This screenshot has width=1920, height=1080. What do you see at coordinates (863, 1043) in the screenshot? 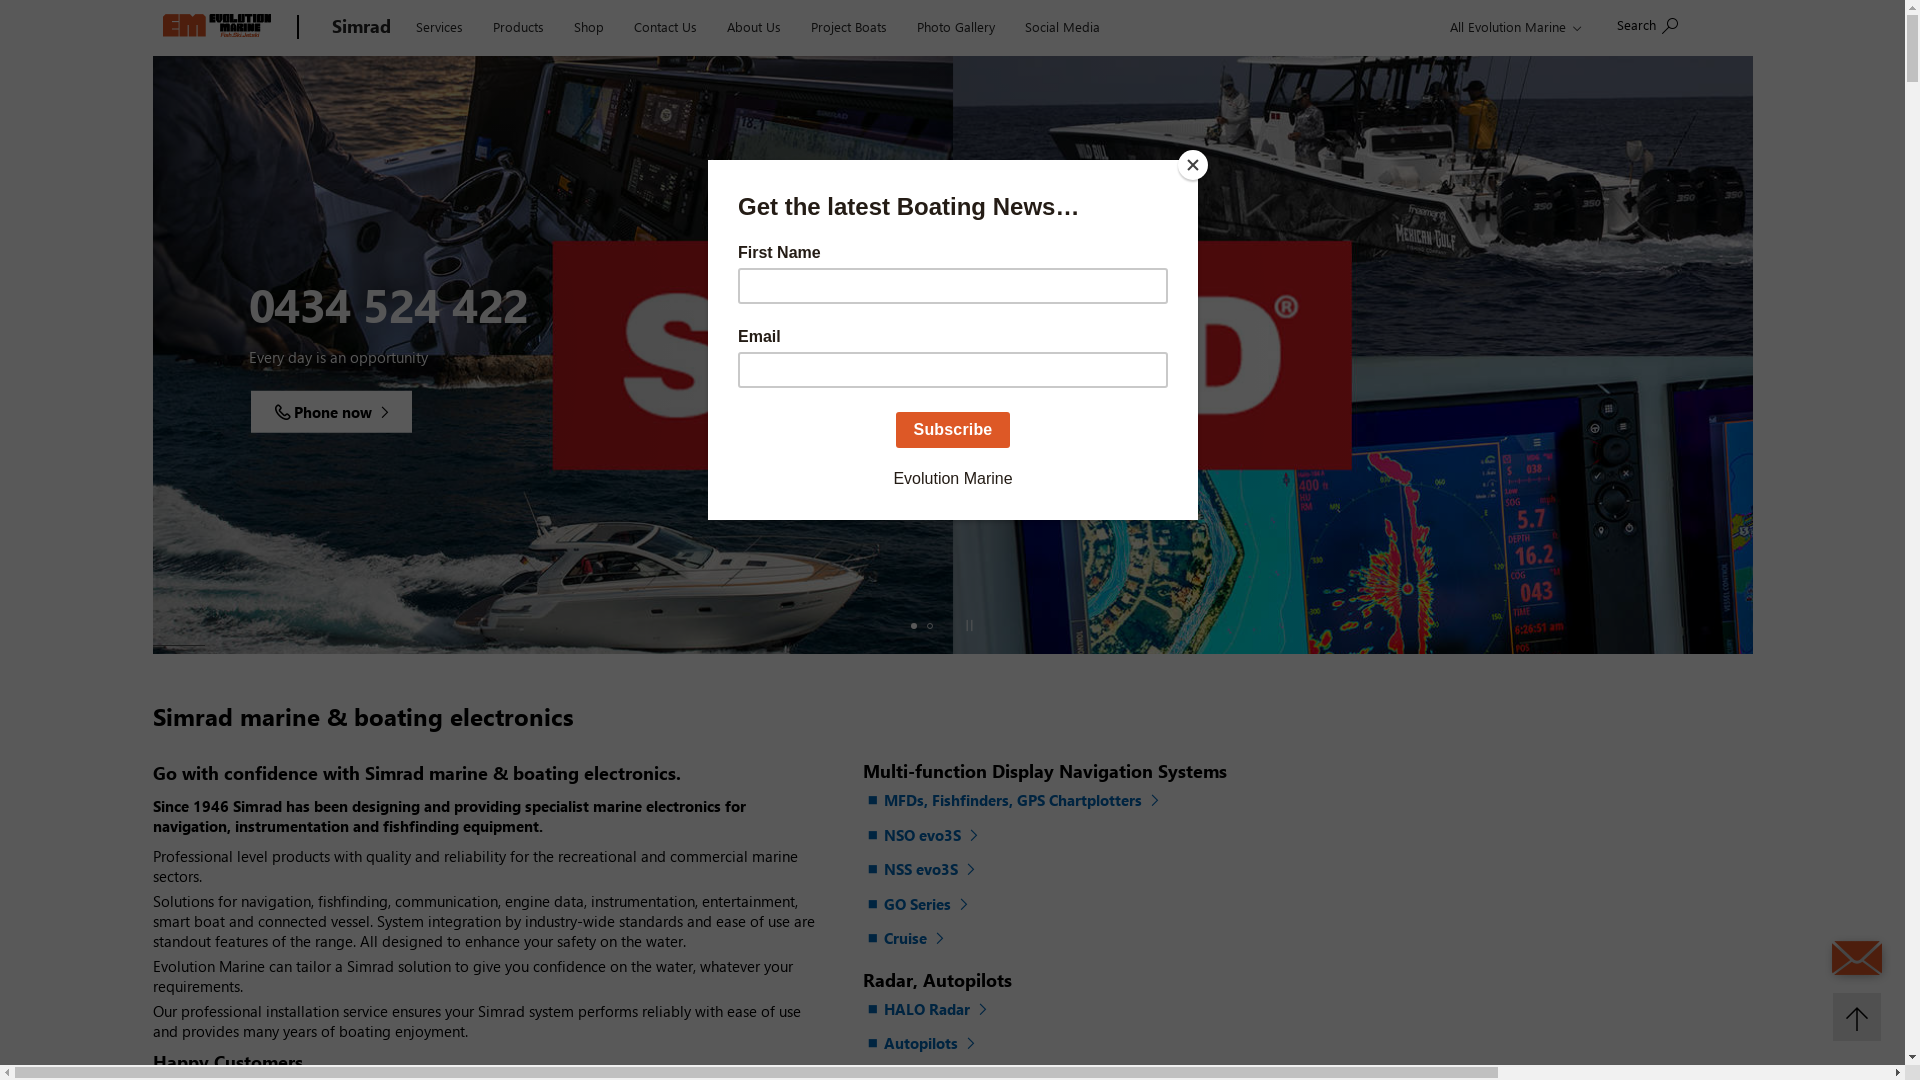
I see `'Autopilots'` at bounding box center [863, 1043].